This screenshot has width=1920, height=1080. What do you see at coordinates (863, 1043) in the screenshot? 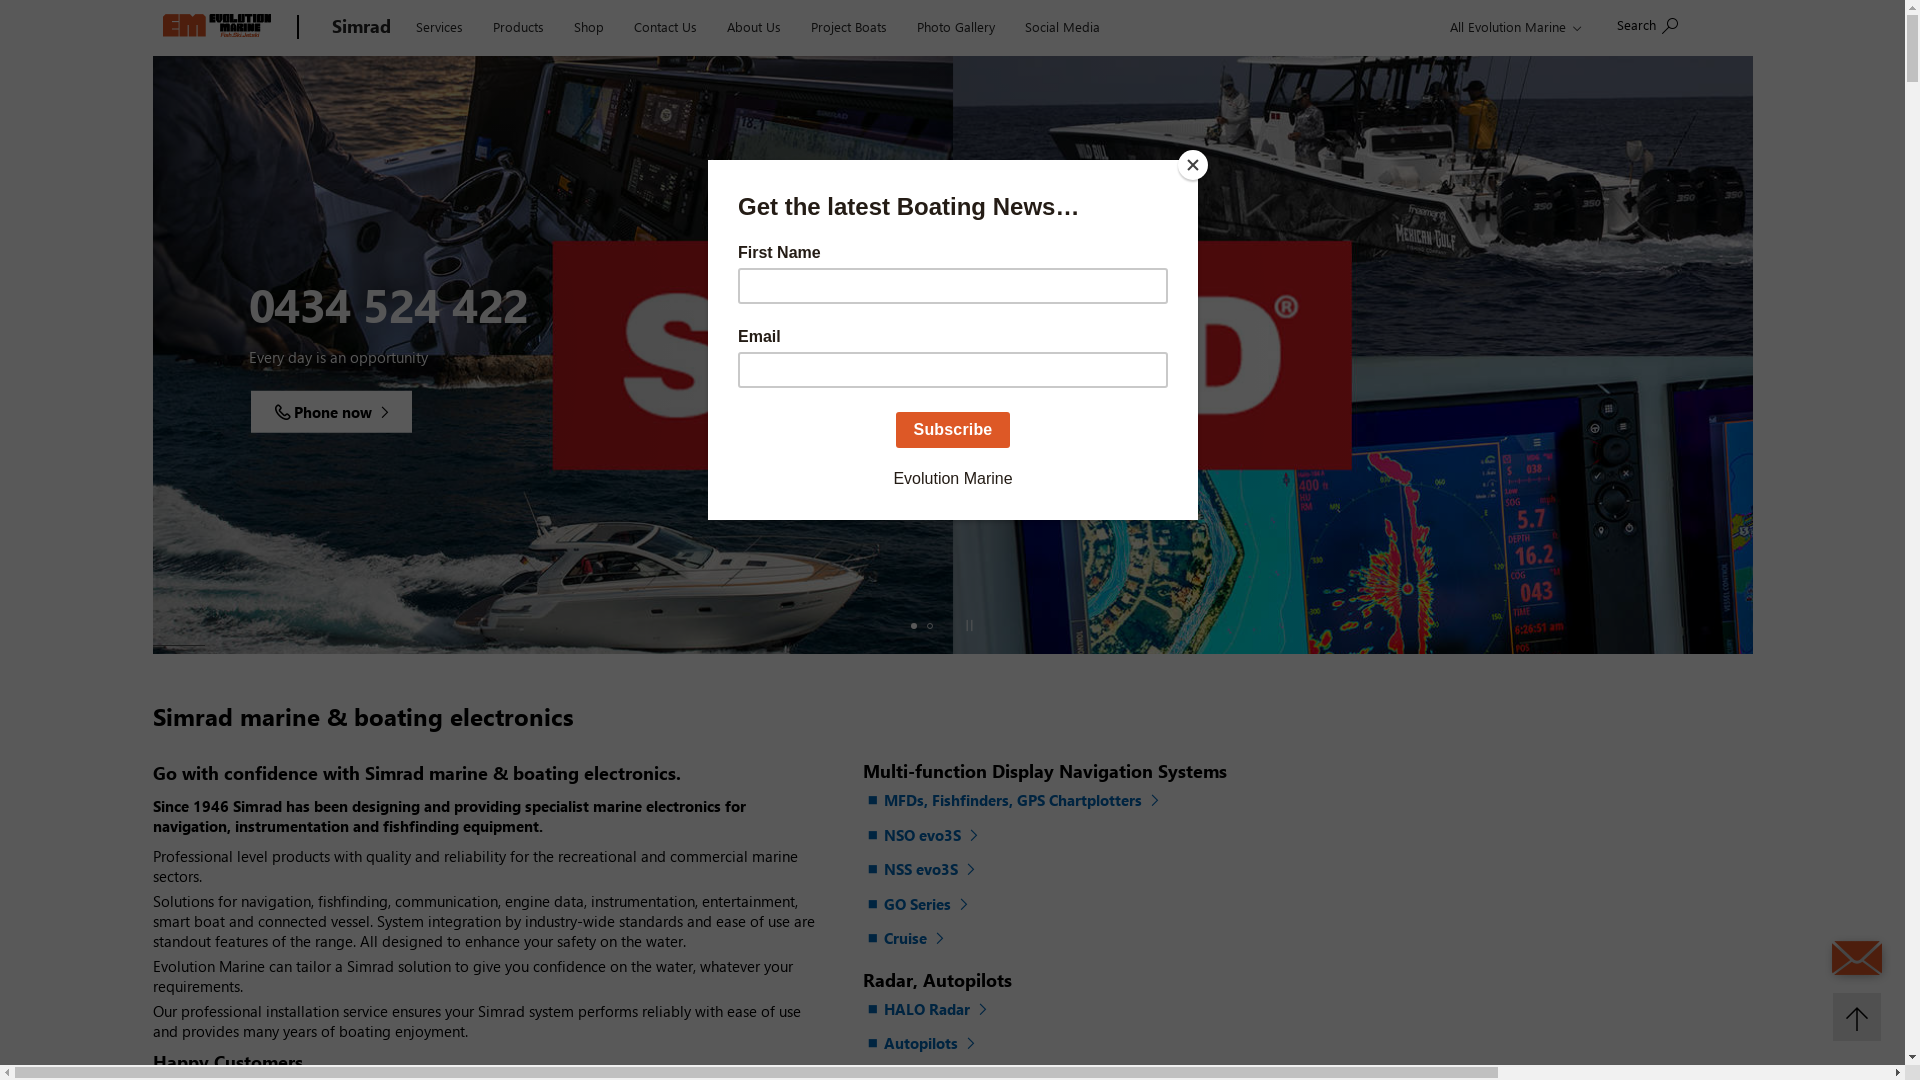
I see `'Autopilots'` at bounding box center [863, 1043].